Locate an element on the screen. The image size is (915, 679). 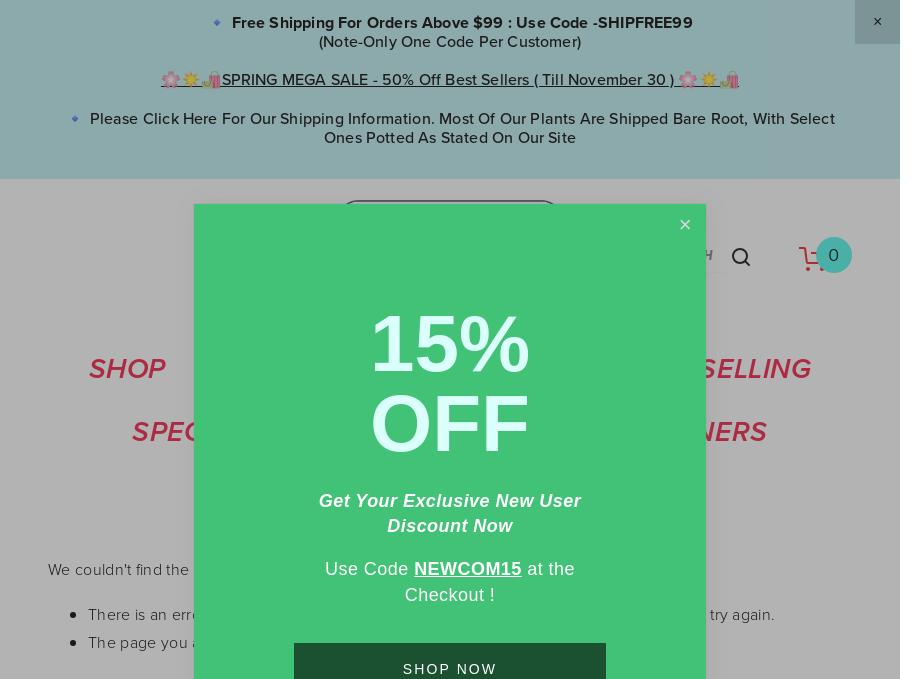
'There is an error in the URL entered into your web browser. Please check the URL and try again.' is located at coordinates (87, 612).